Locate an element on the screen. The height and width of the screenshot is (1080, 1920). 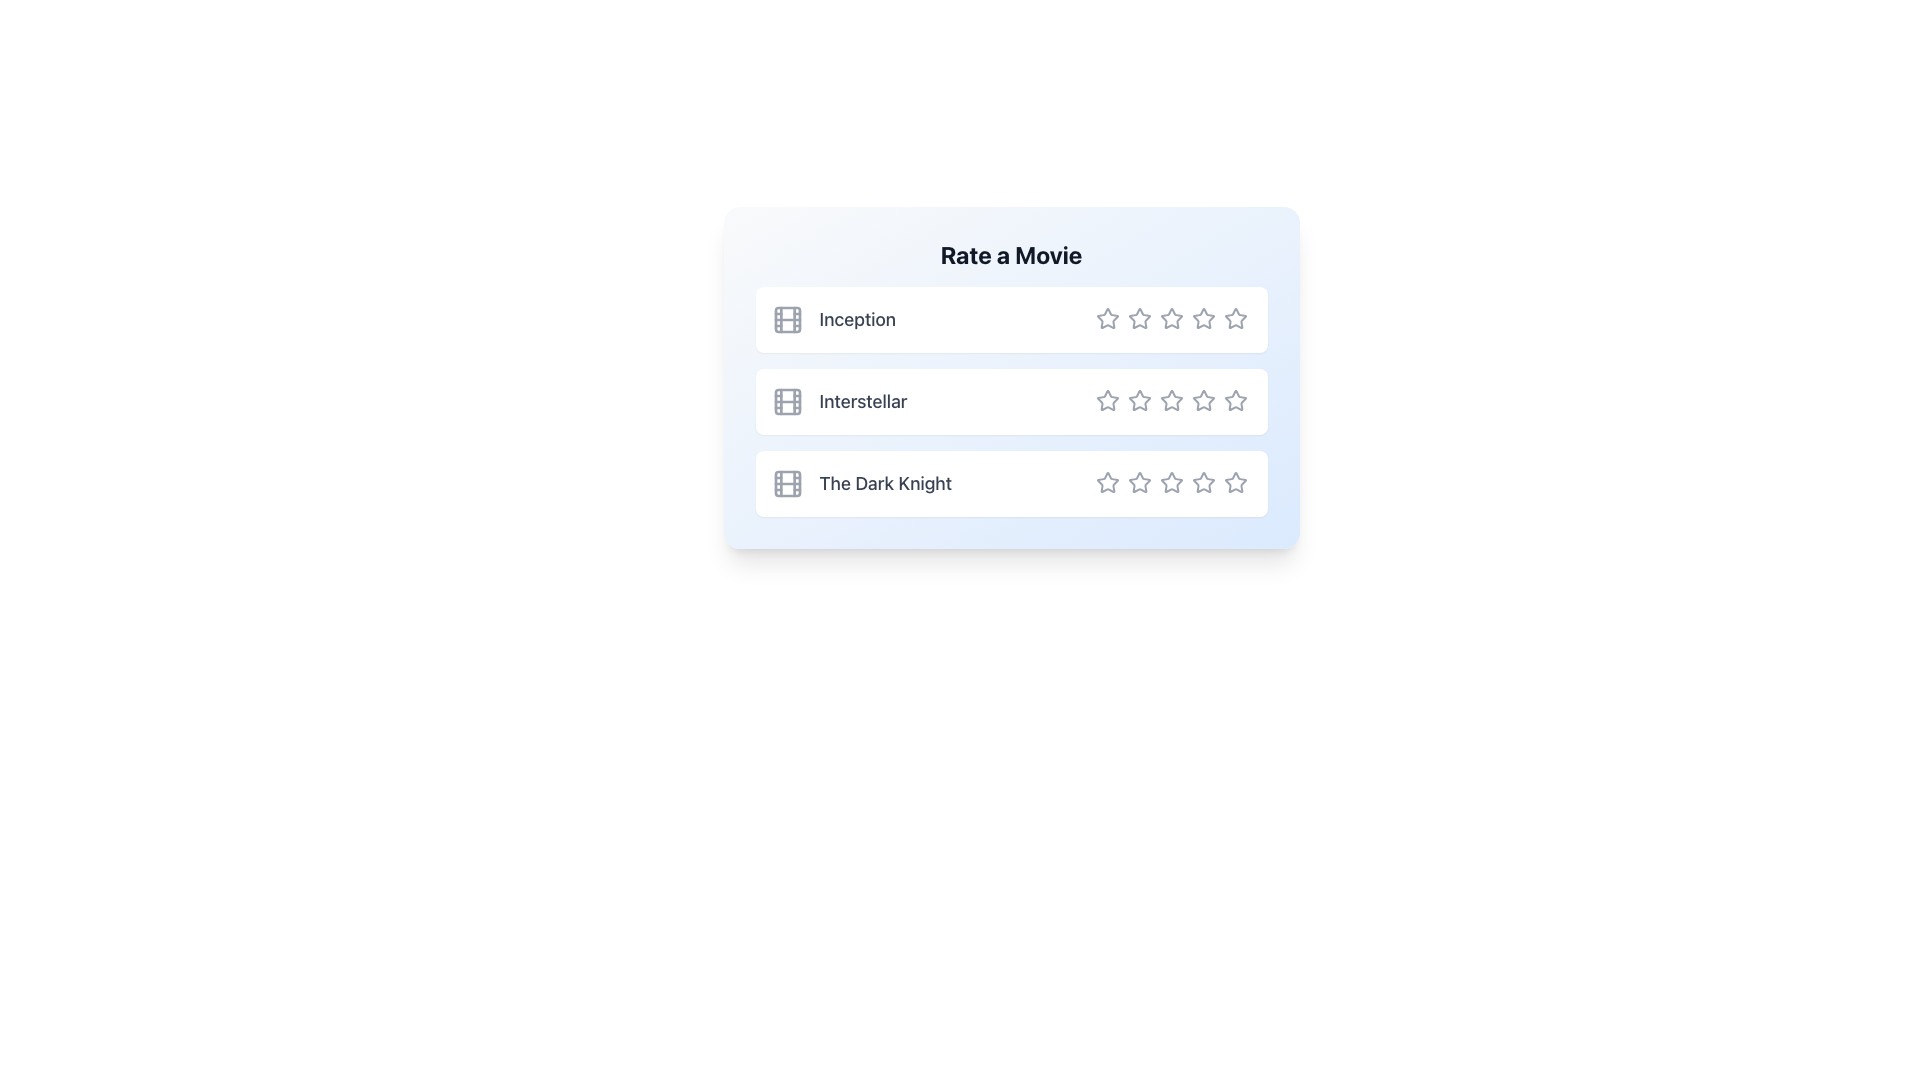
the fourth star-shaped icon in the rating system for the movie 'Inception' is located at coordinates (1202, 318).